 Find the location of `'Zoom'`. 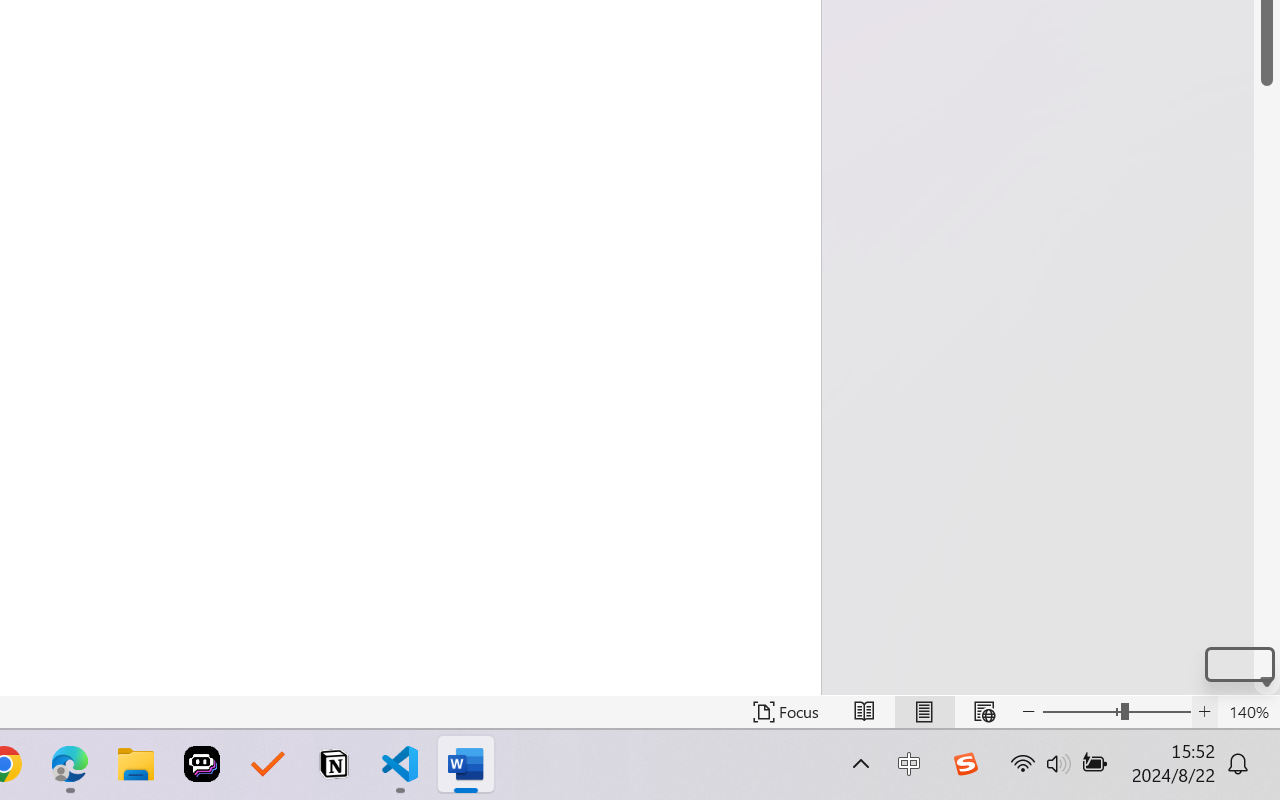

'Zoom' is located at coordinates (1115, 711).